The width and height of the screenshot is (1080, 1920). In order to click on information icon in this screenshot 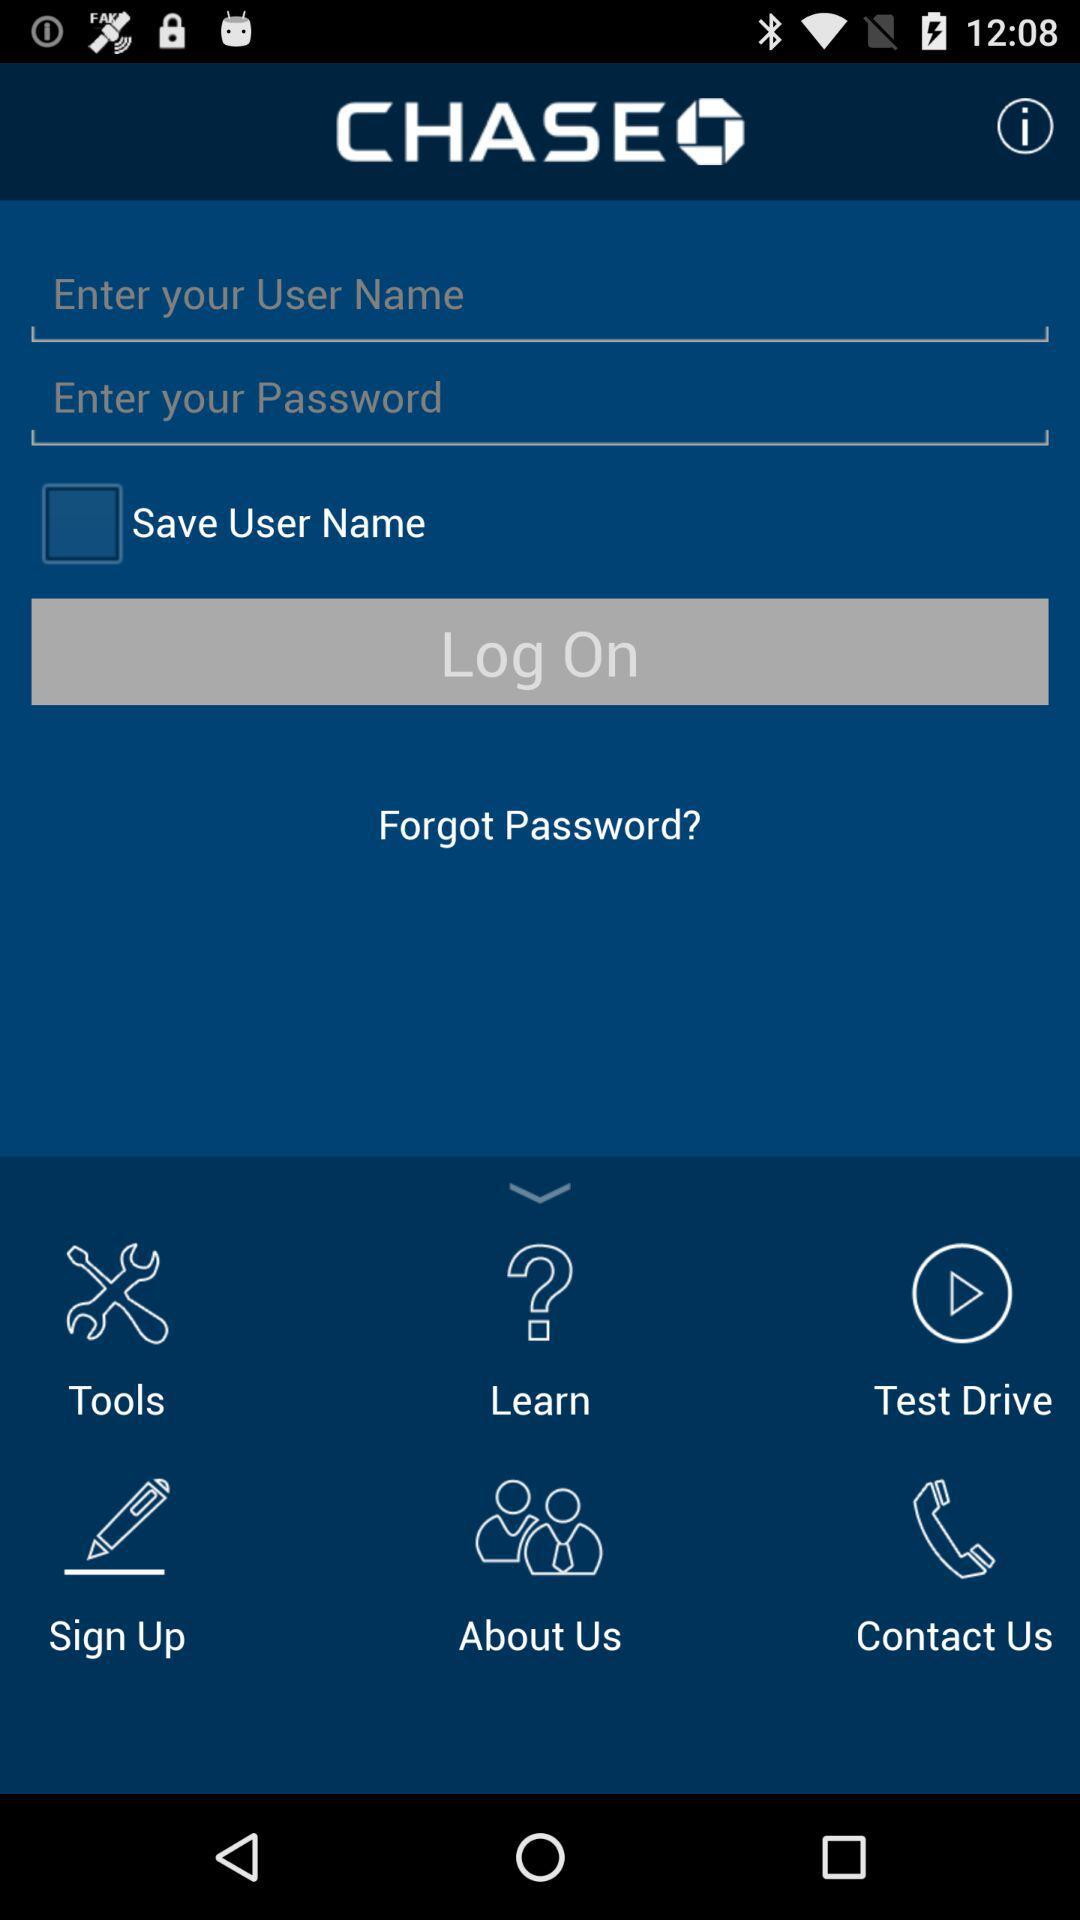, I will do `click(1025, 125)`.